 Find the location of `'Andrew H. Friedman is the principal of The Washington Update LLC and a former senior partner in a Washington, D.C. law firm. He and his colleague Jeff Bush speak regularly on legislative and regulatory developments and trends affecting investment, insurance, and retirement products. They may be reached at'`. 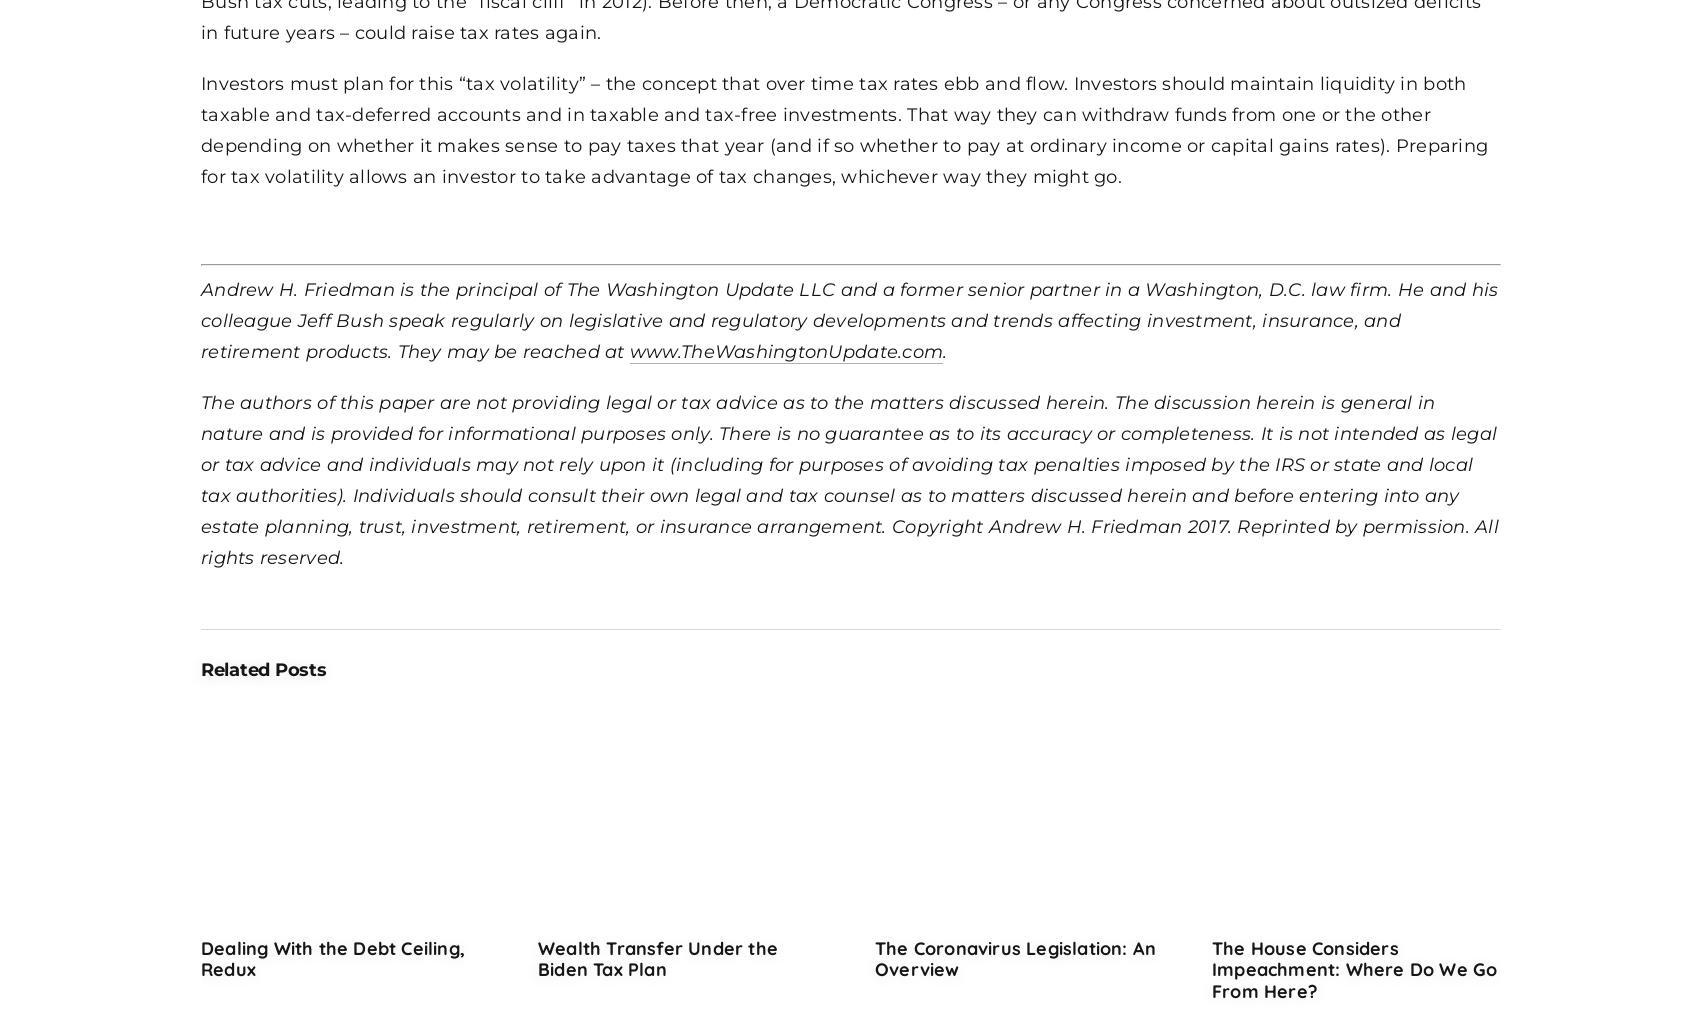

'Andrew H. Friedman is the principal of The Washington Update LLC and a former senior partner in a Washington, D.C. law firm. He and his colleague Jeff Bush speak regularly on legislative and regulatory developments and trends affecting investment, insurance, and retirement products. They may be reached at' is located at coordinates (200, 318).